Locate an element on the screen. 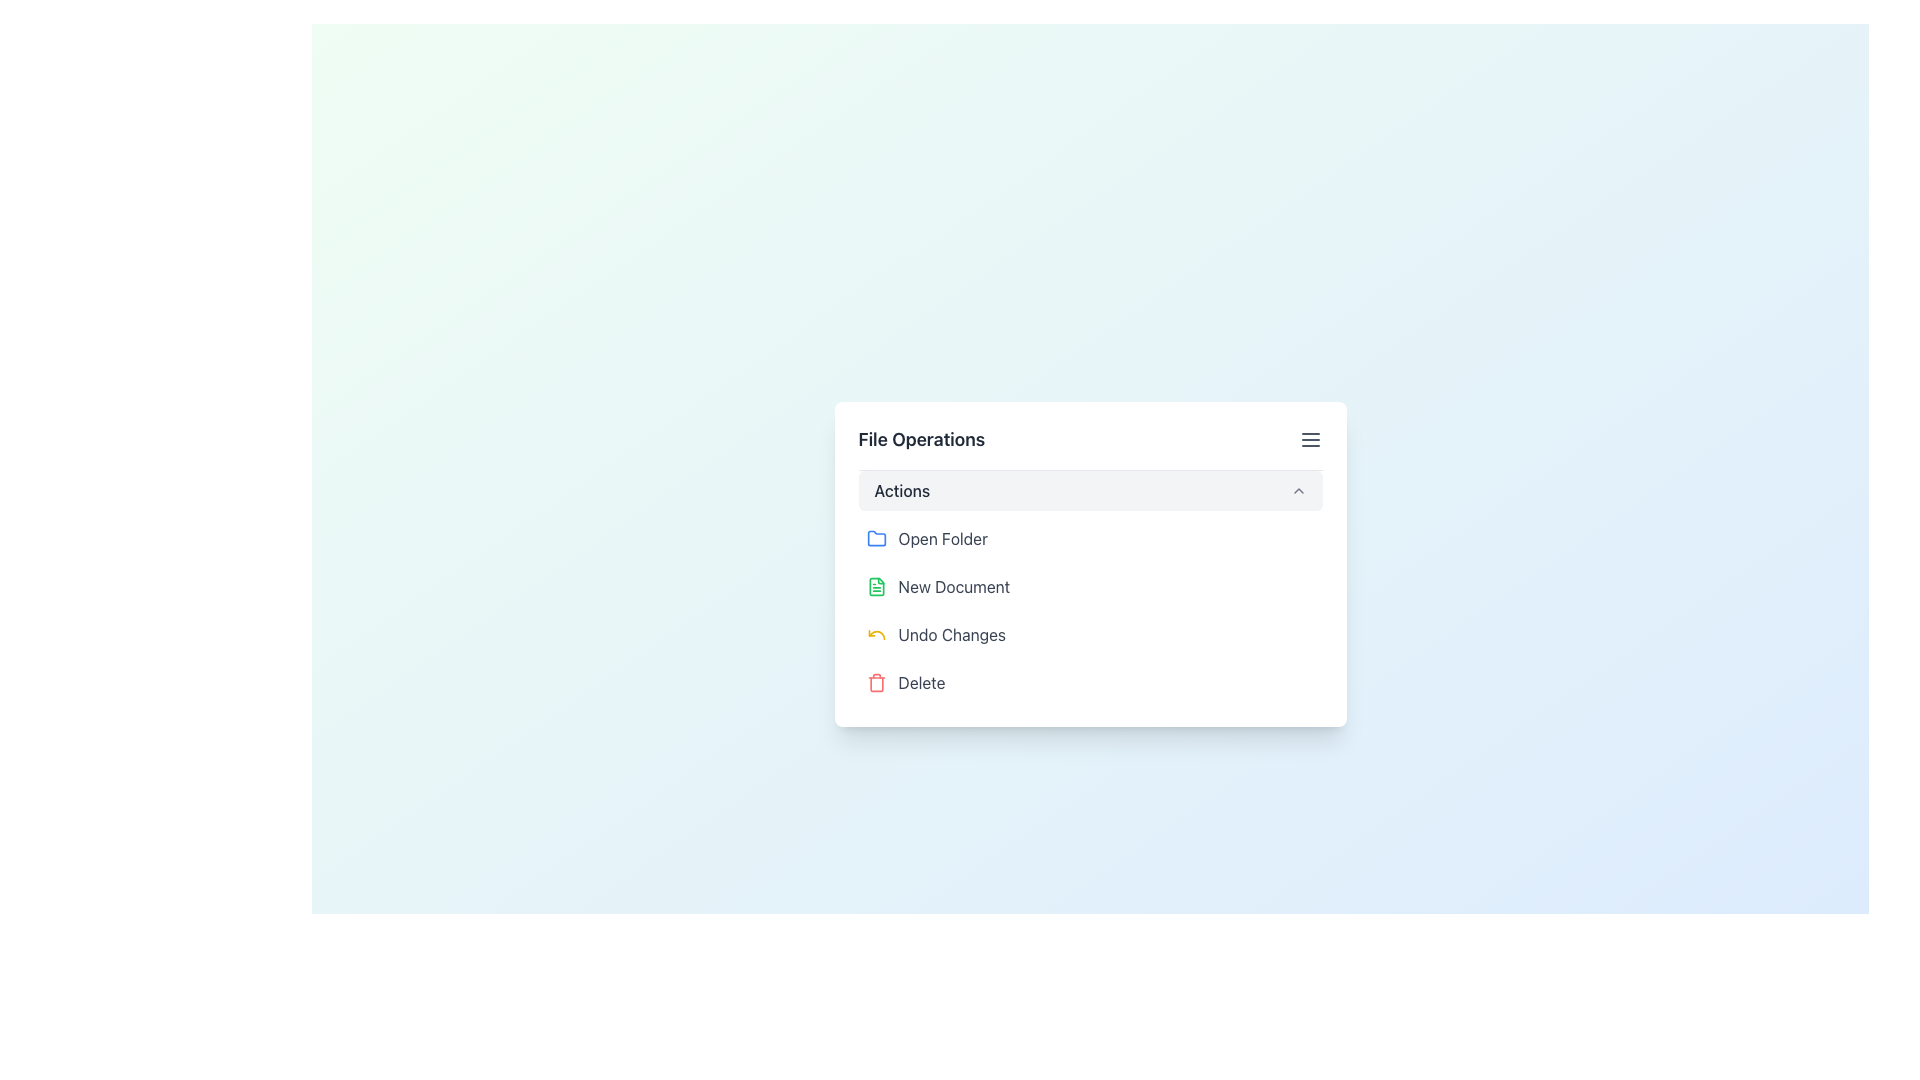  the 'Open Folder' text label which is styled in gray and positioned next to a blue folder icon in the menu is located at coordinates (942, 537).